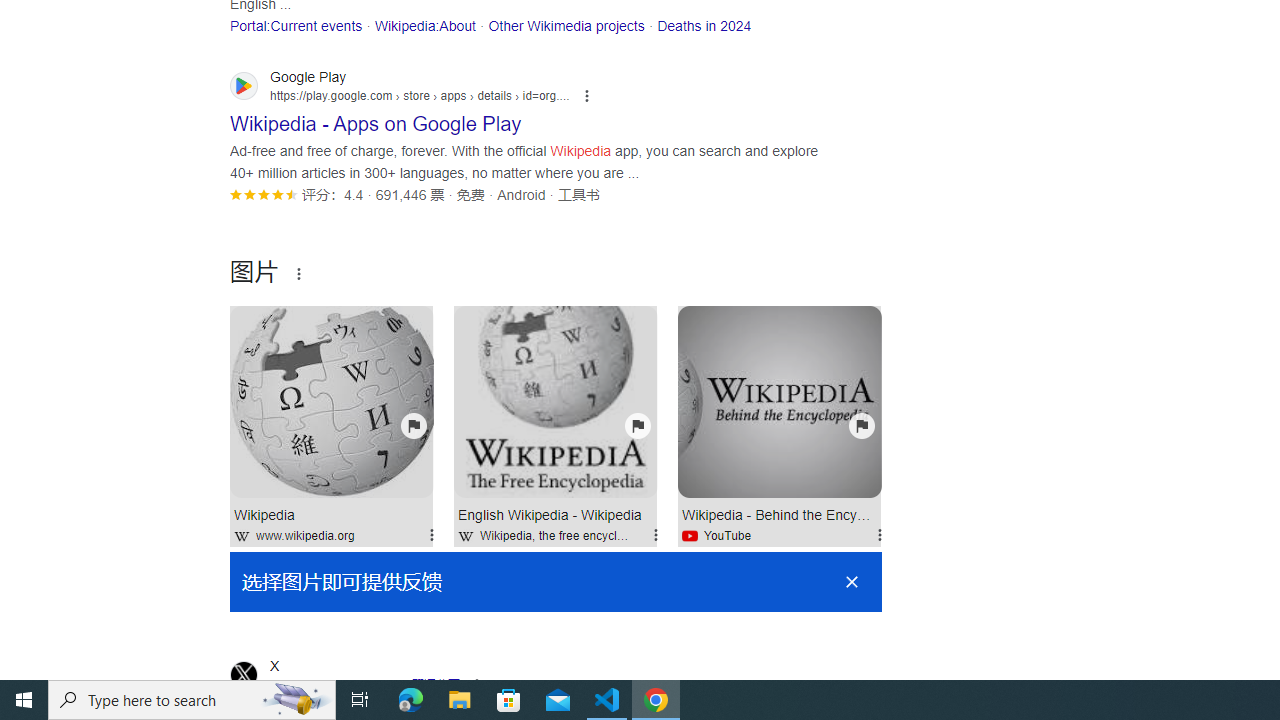 The height and width of the screenshot is (720, 1280). I want to click on 'Deaths in 2024', so click(704, 25).